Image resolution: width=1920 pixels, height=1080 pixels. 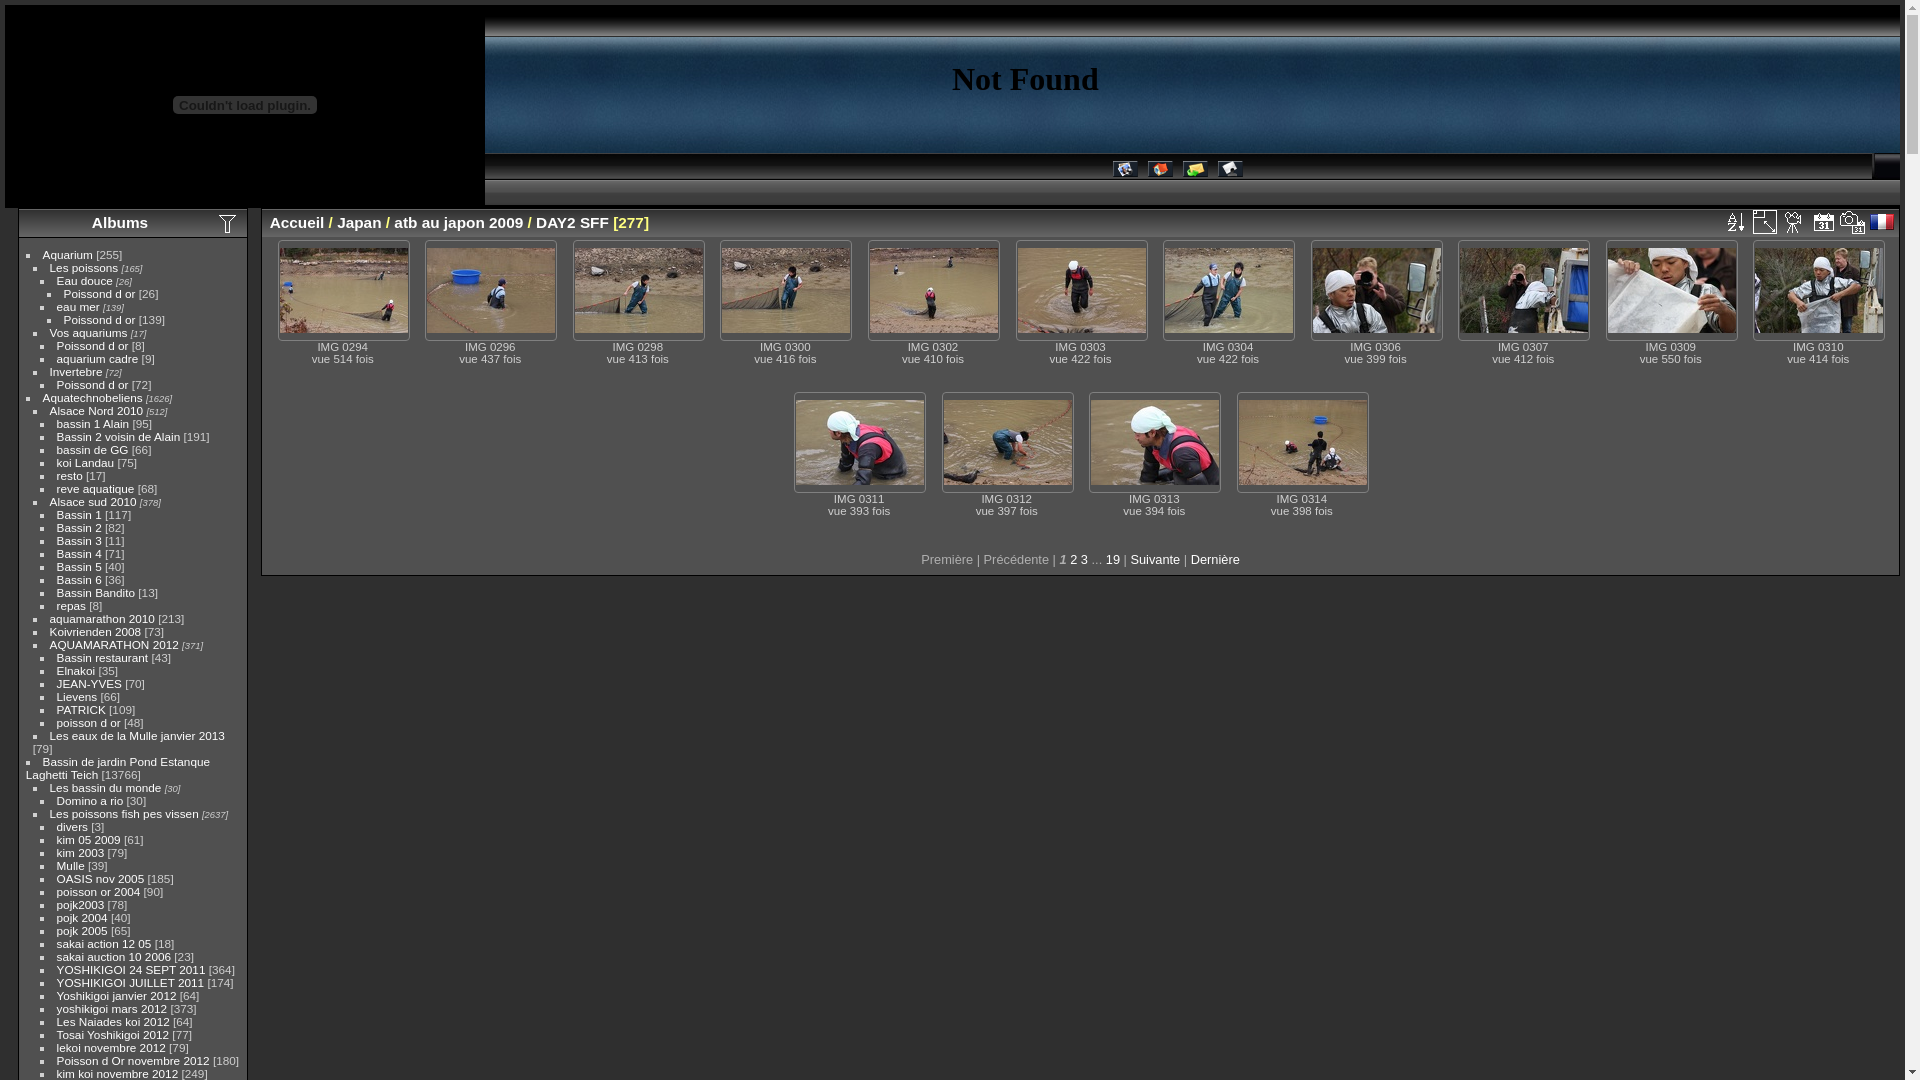 I want to click on 'IMG 0304 (422 visites)', so click(x=1227, y=290).